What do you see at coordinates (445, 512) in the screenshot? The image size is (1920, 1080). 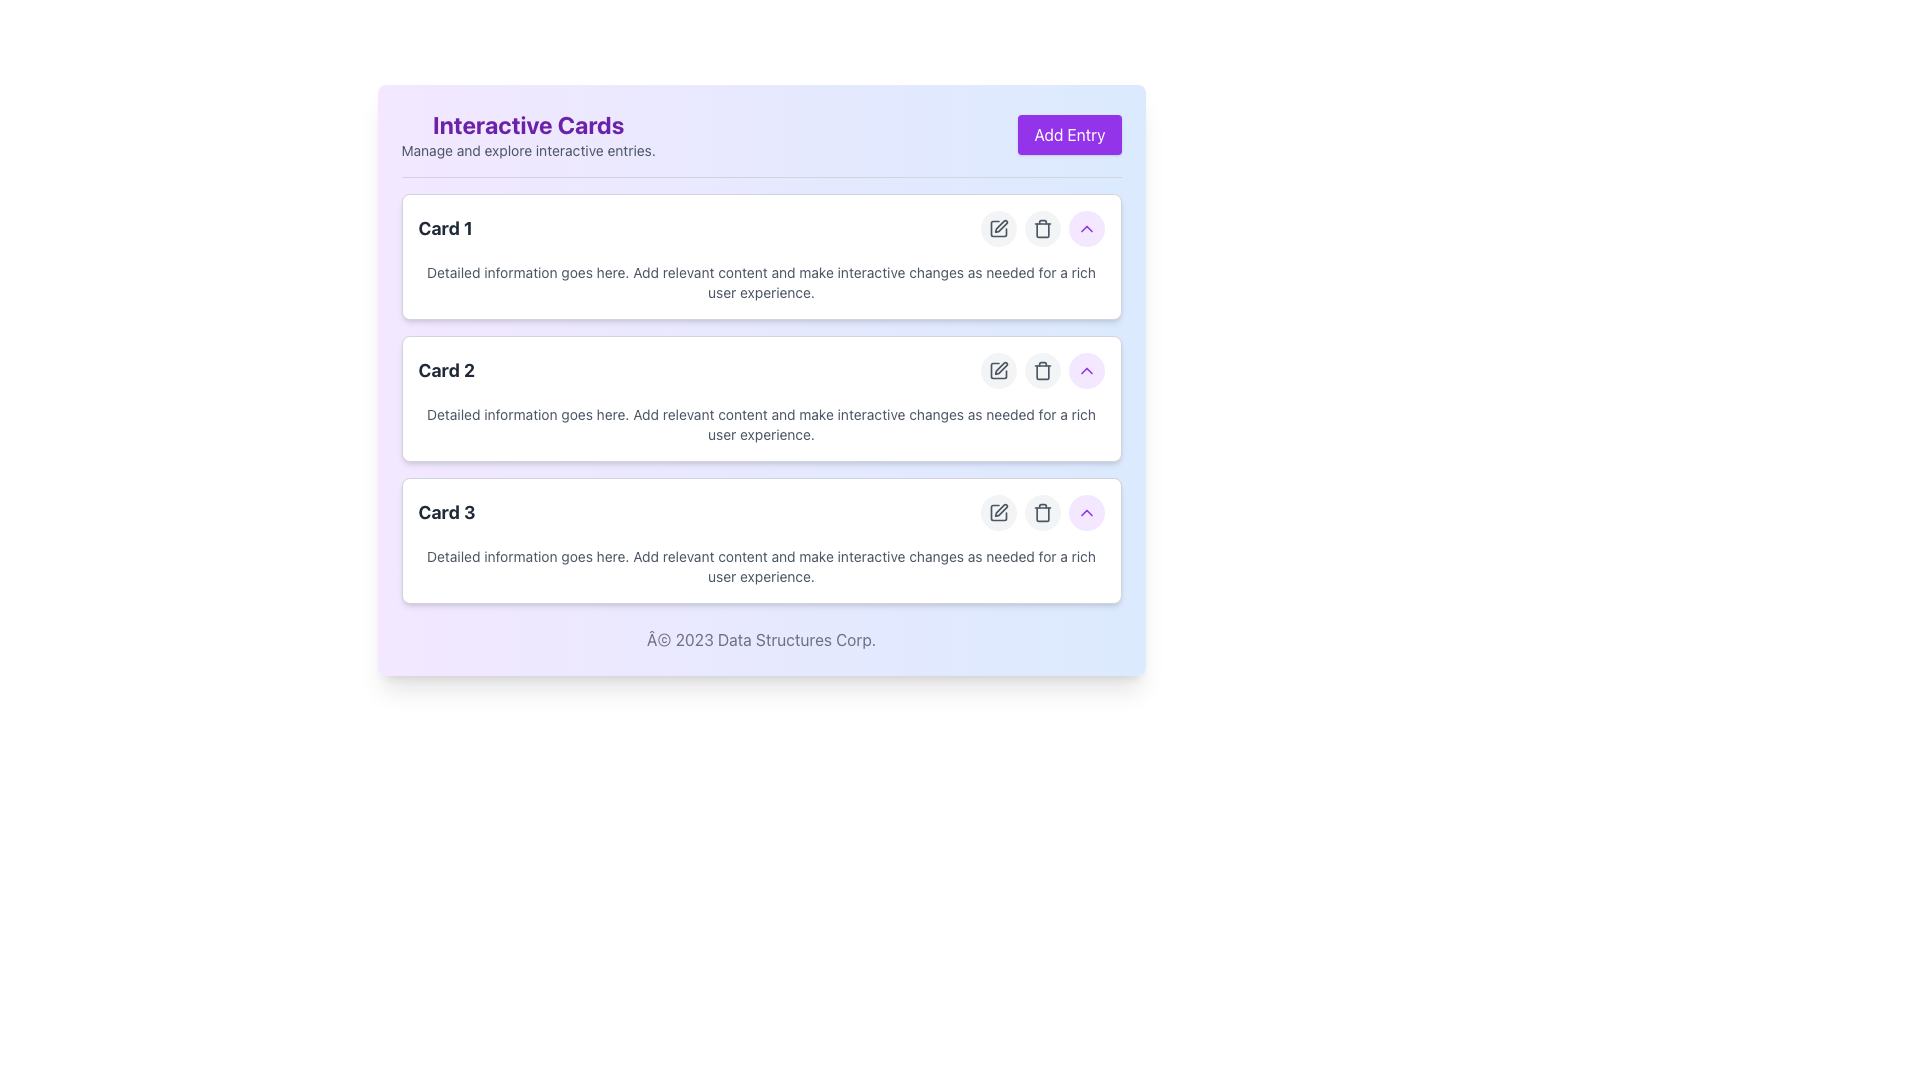 I see `text content of the title label located at the top-left section of the third card, which identifies the purpose of the card` at bounding box center [445, 512].